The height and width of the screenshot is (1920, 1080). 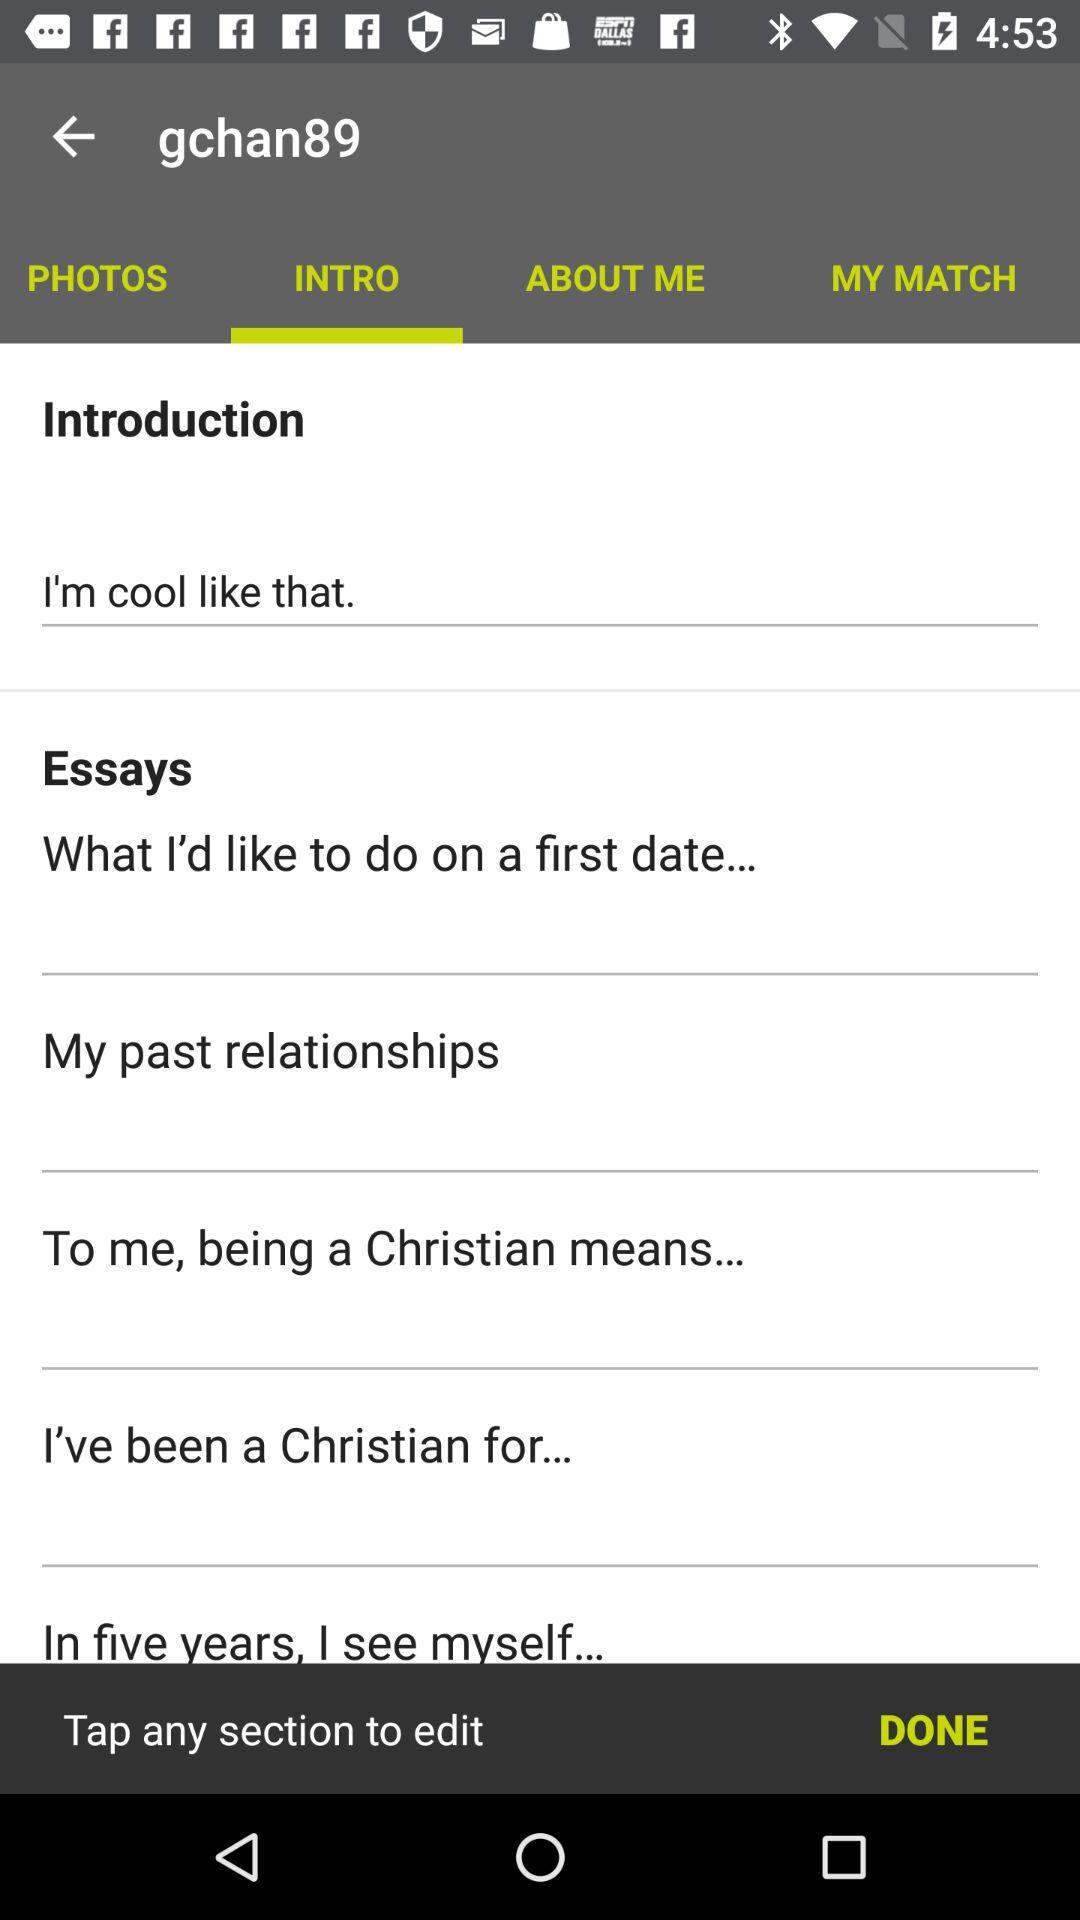 I want to click on past relationships field, so click(x=540, y=1137).